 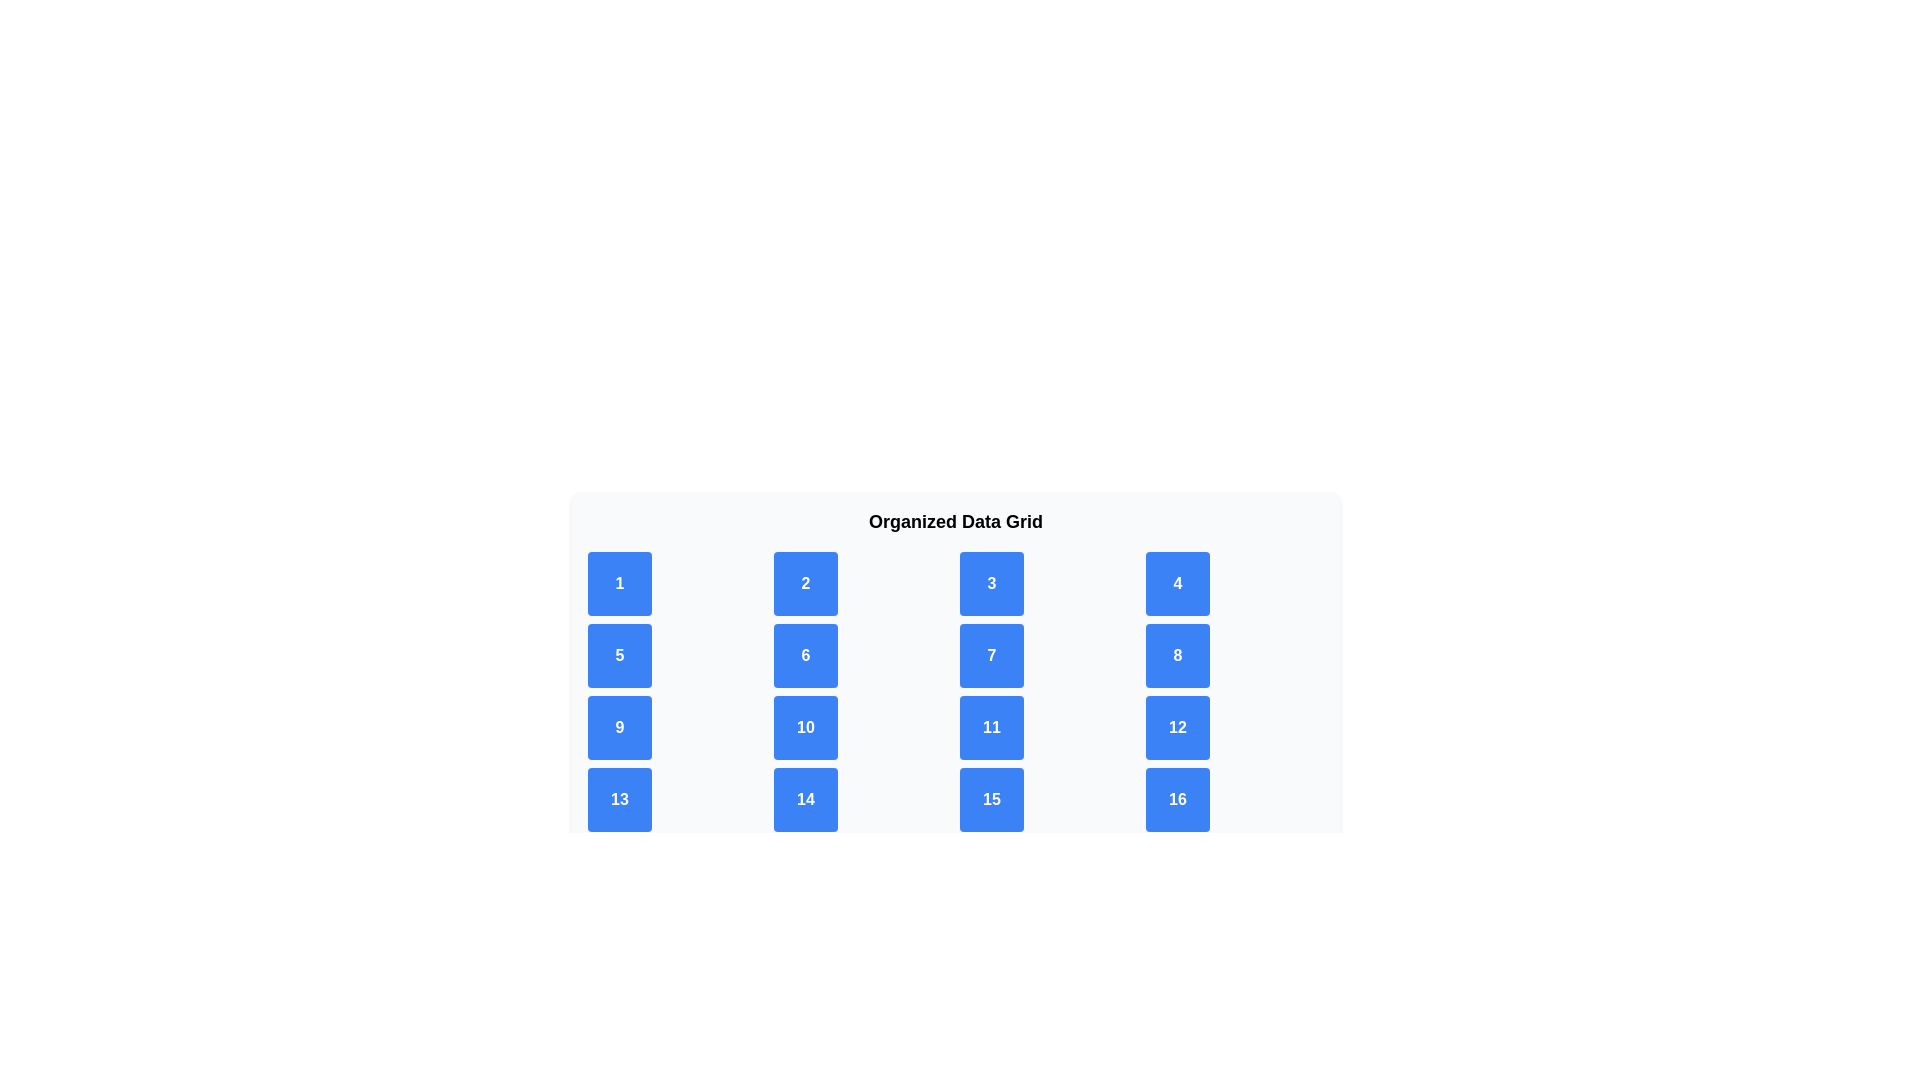 I want to click on the button representing the number '7' in the second row, third column of the numerical grid interface, so click(x=992, y=655).